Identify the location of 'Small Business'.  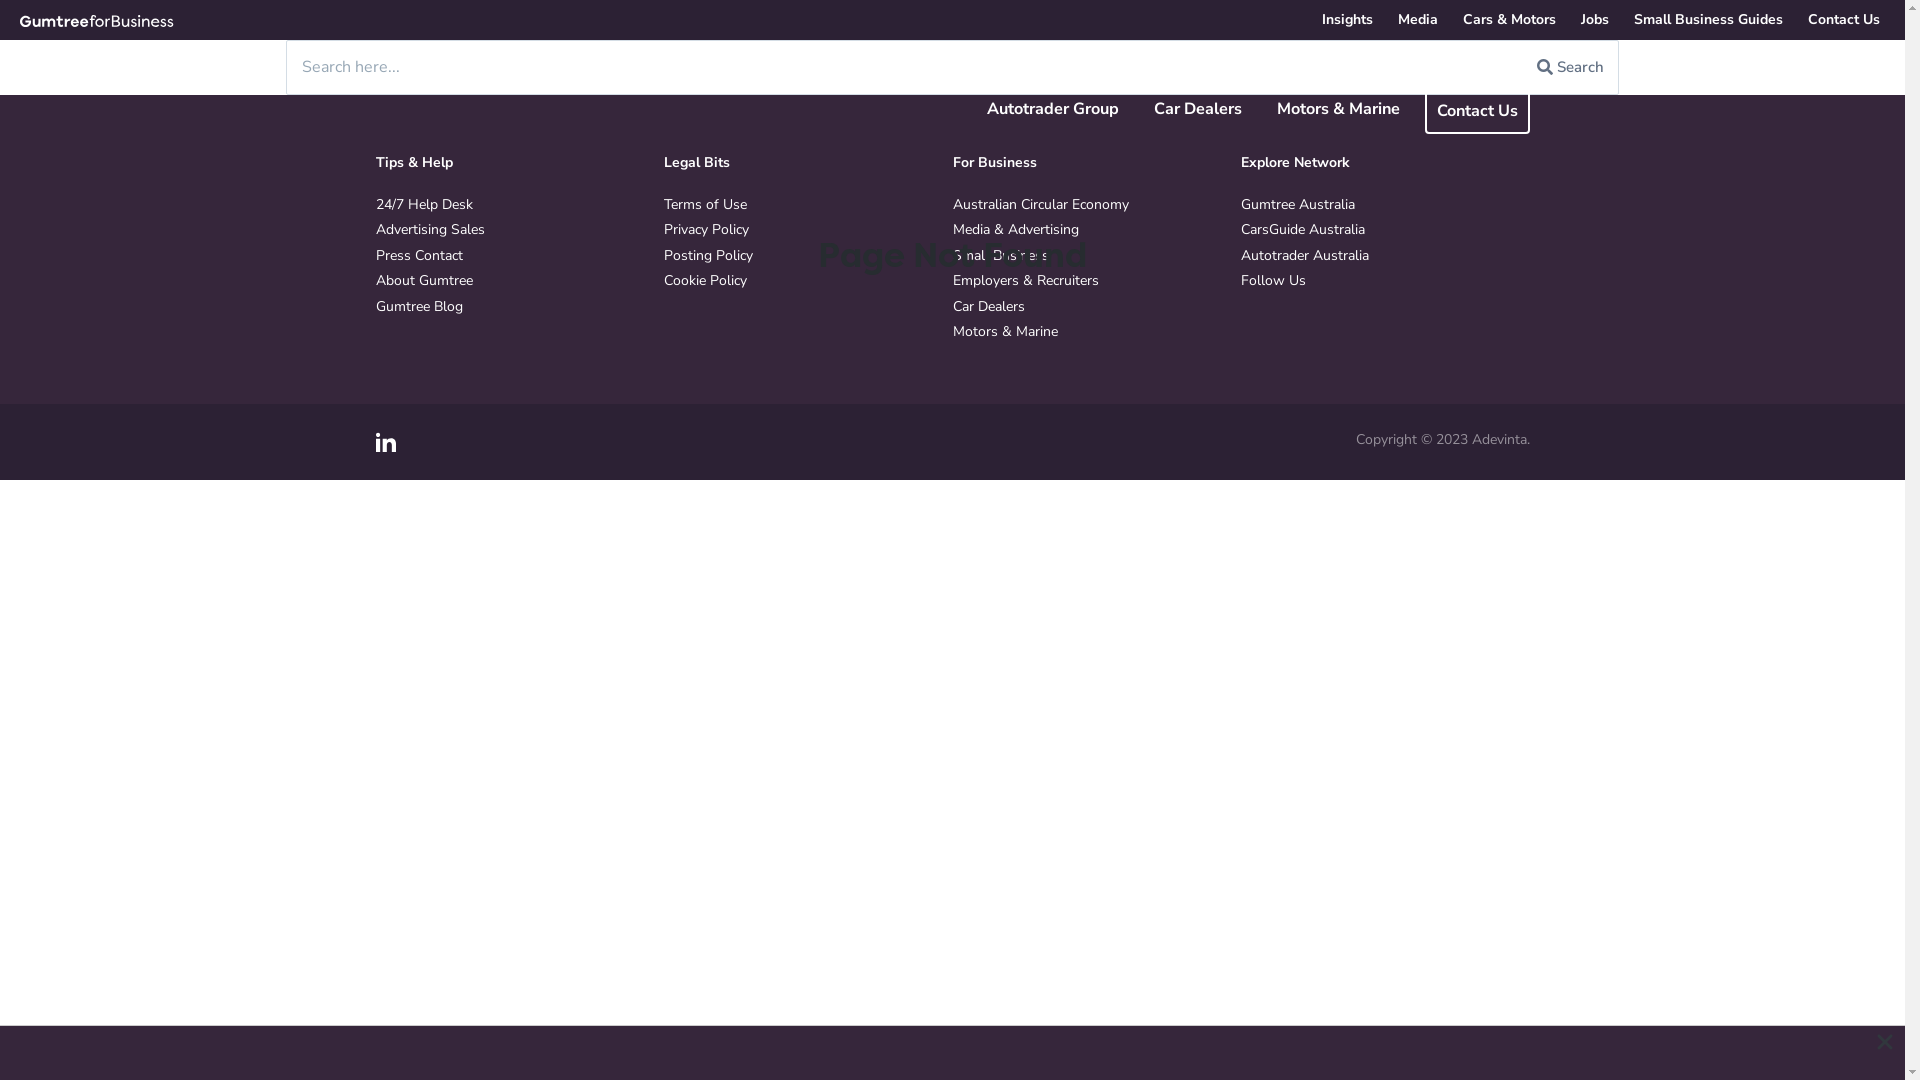
(950, 254).